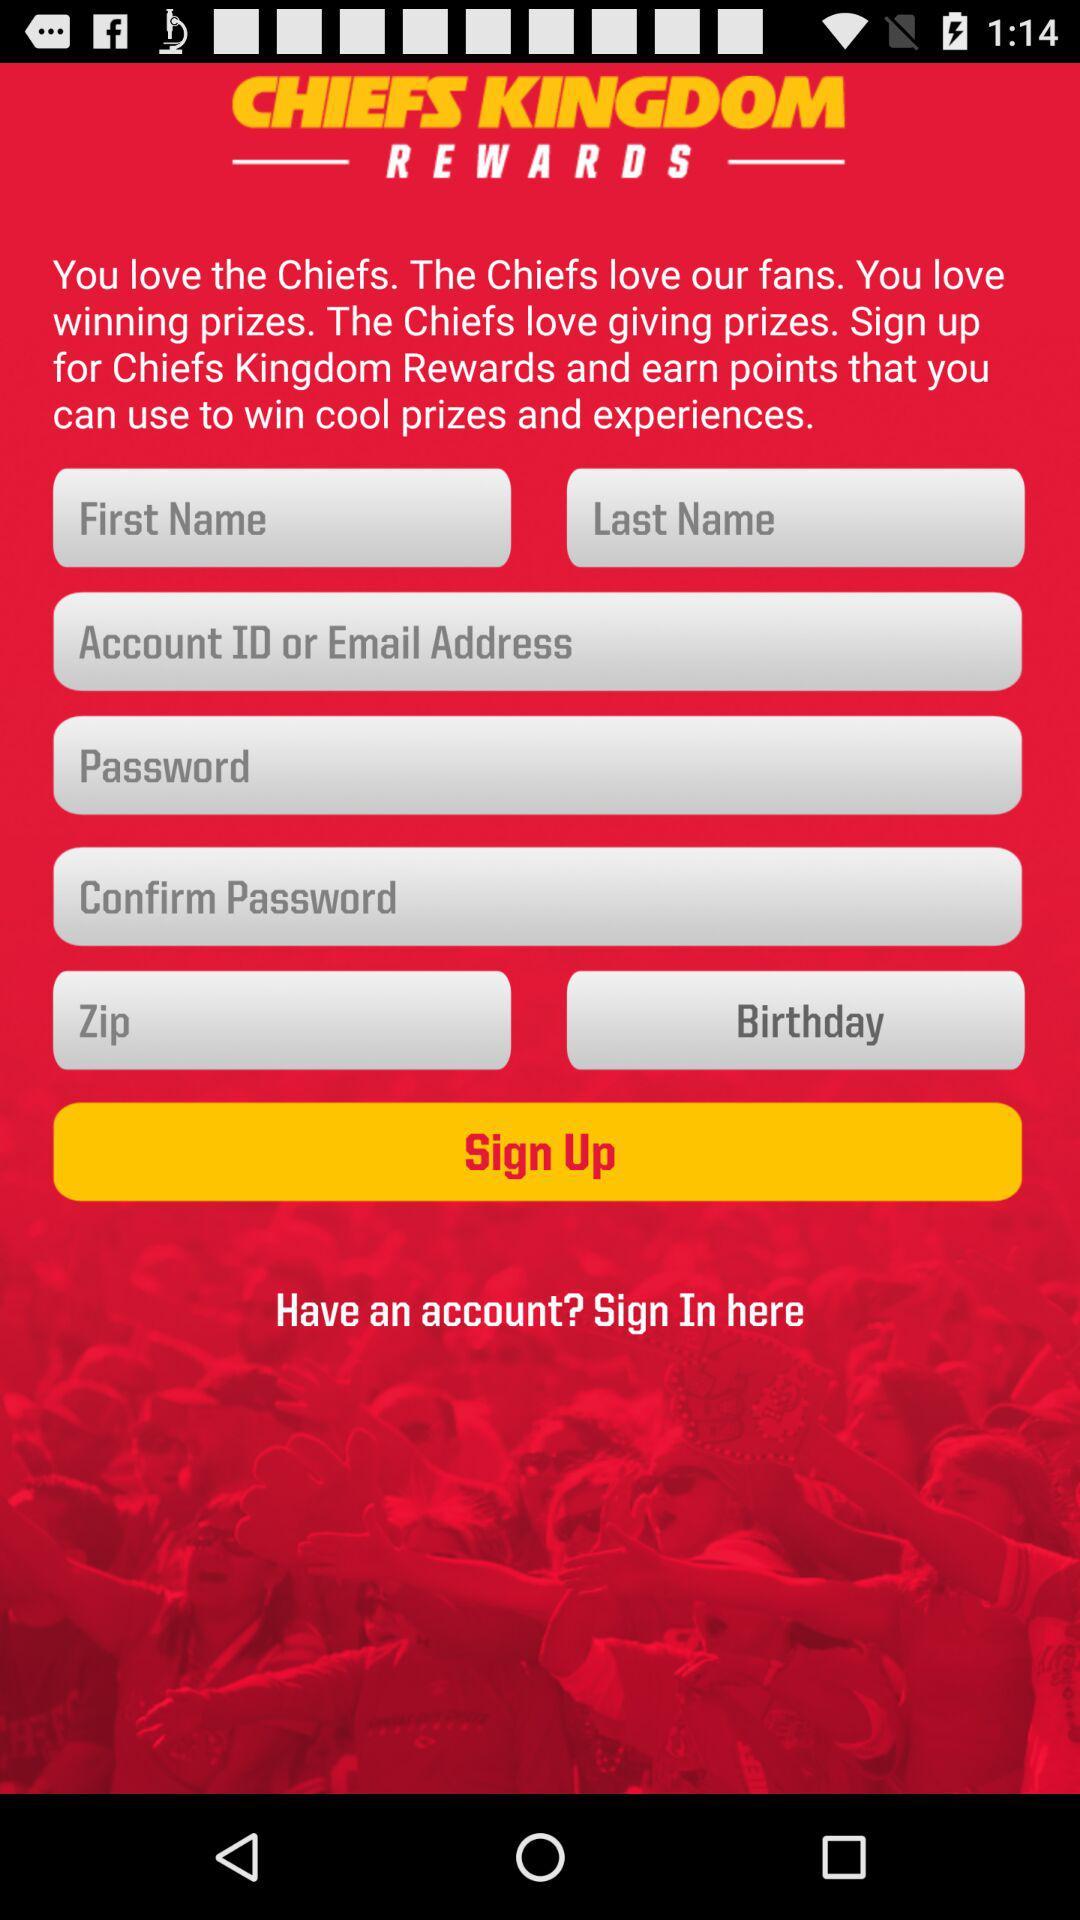  Describe the element at coordinates (540, 896) in the screenshot. I see `re-enter the password` at that location.